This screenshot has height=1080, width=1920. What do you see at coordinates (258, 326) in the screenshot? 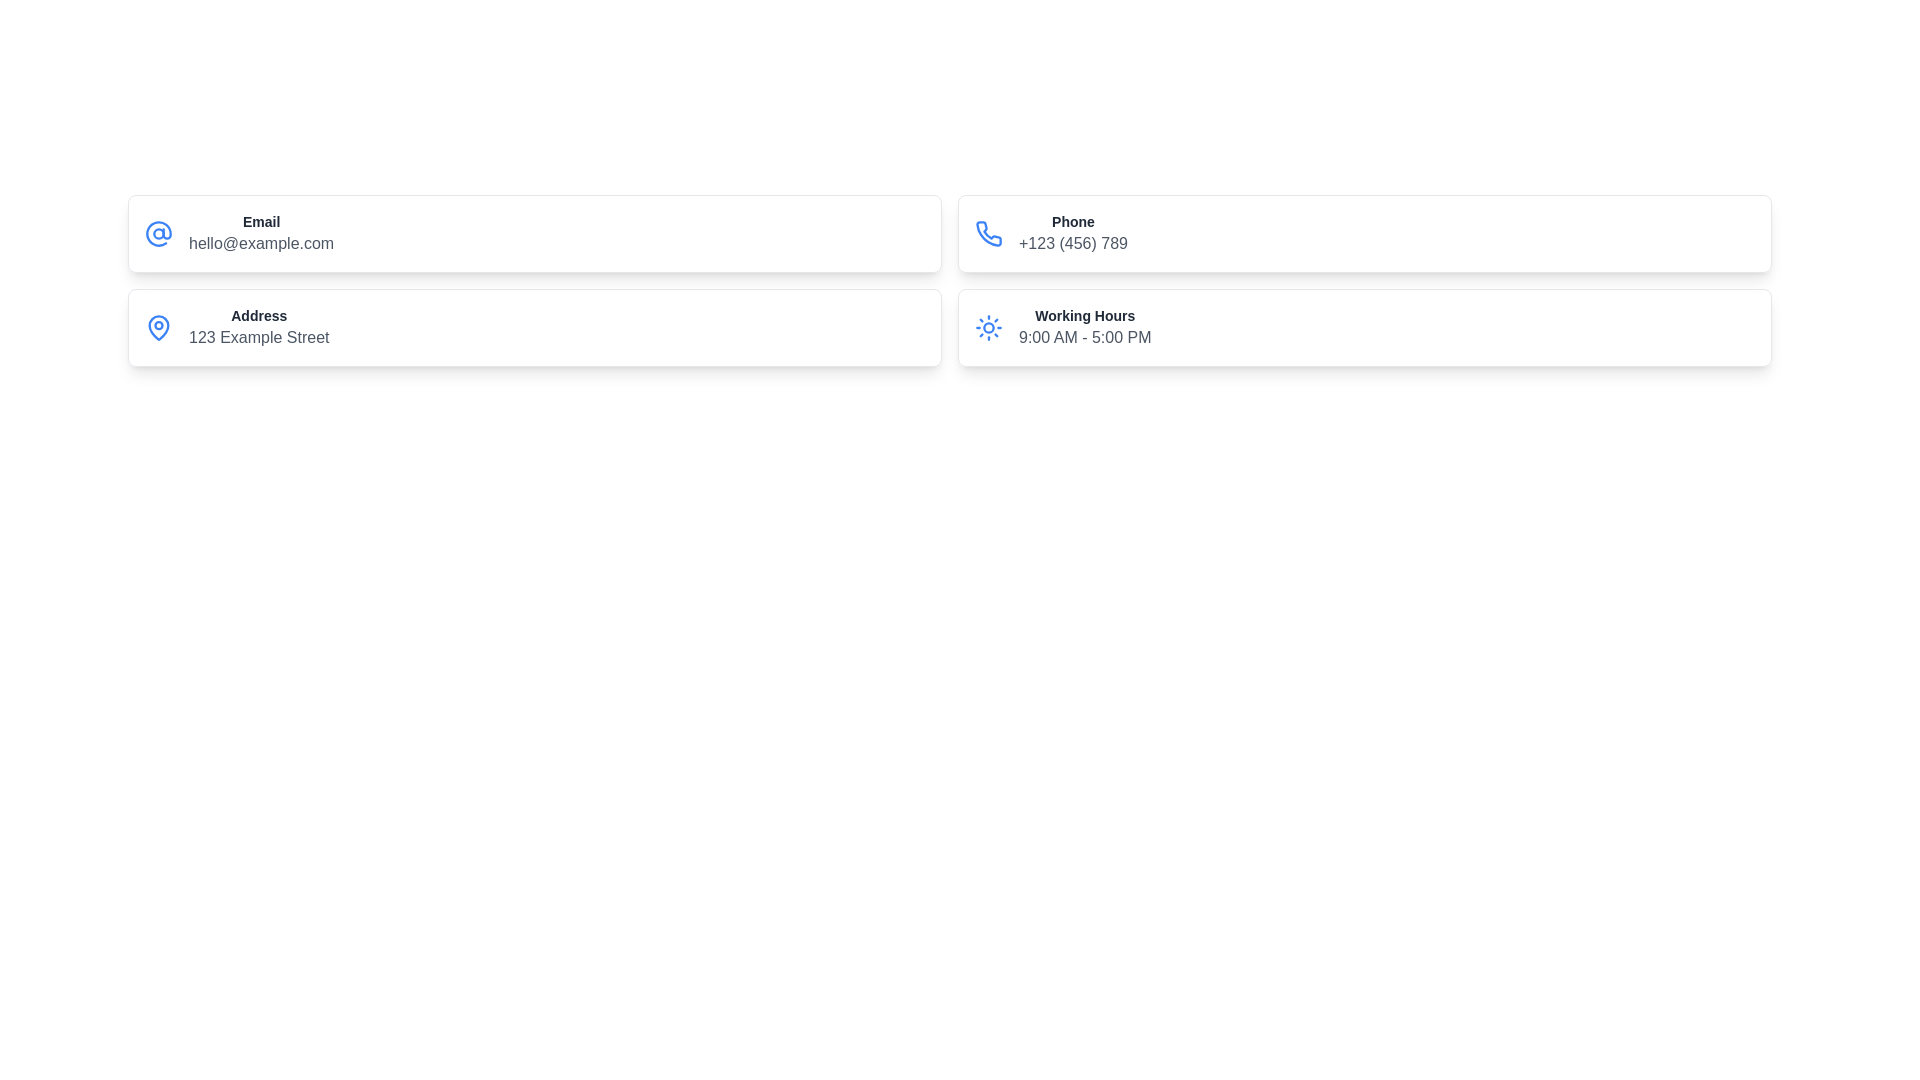
I see `text from the text block labeled 'Address' which contains '123 Example Street'` at bounding box center [258, 326].